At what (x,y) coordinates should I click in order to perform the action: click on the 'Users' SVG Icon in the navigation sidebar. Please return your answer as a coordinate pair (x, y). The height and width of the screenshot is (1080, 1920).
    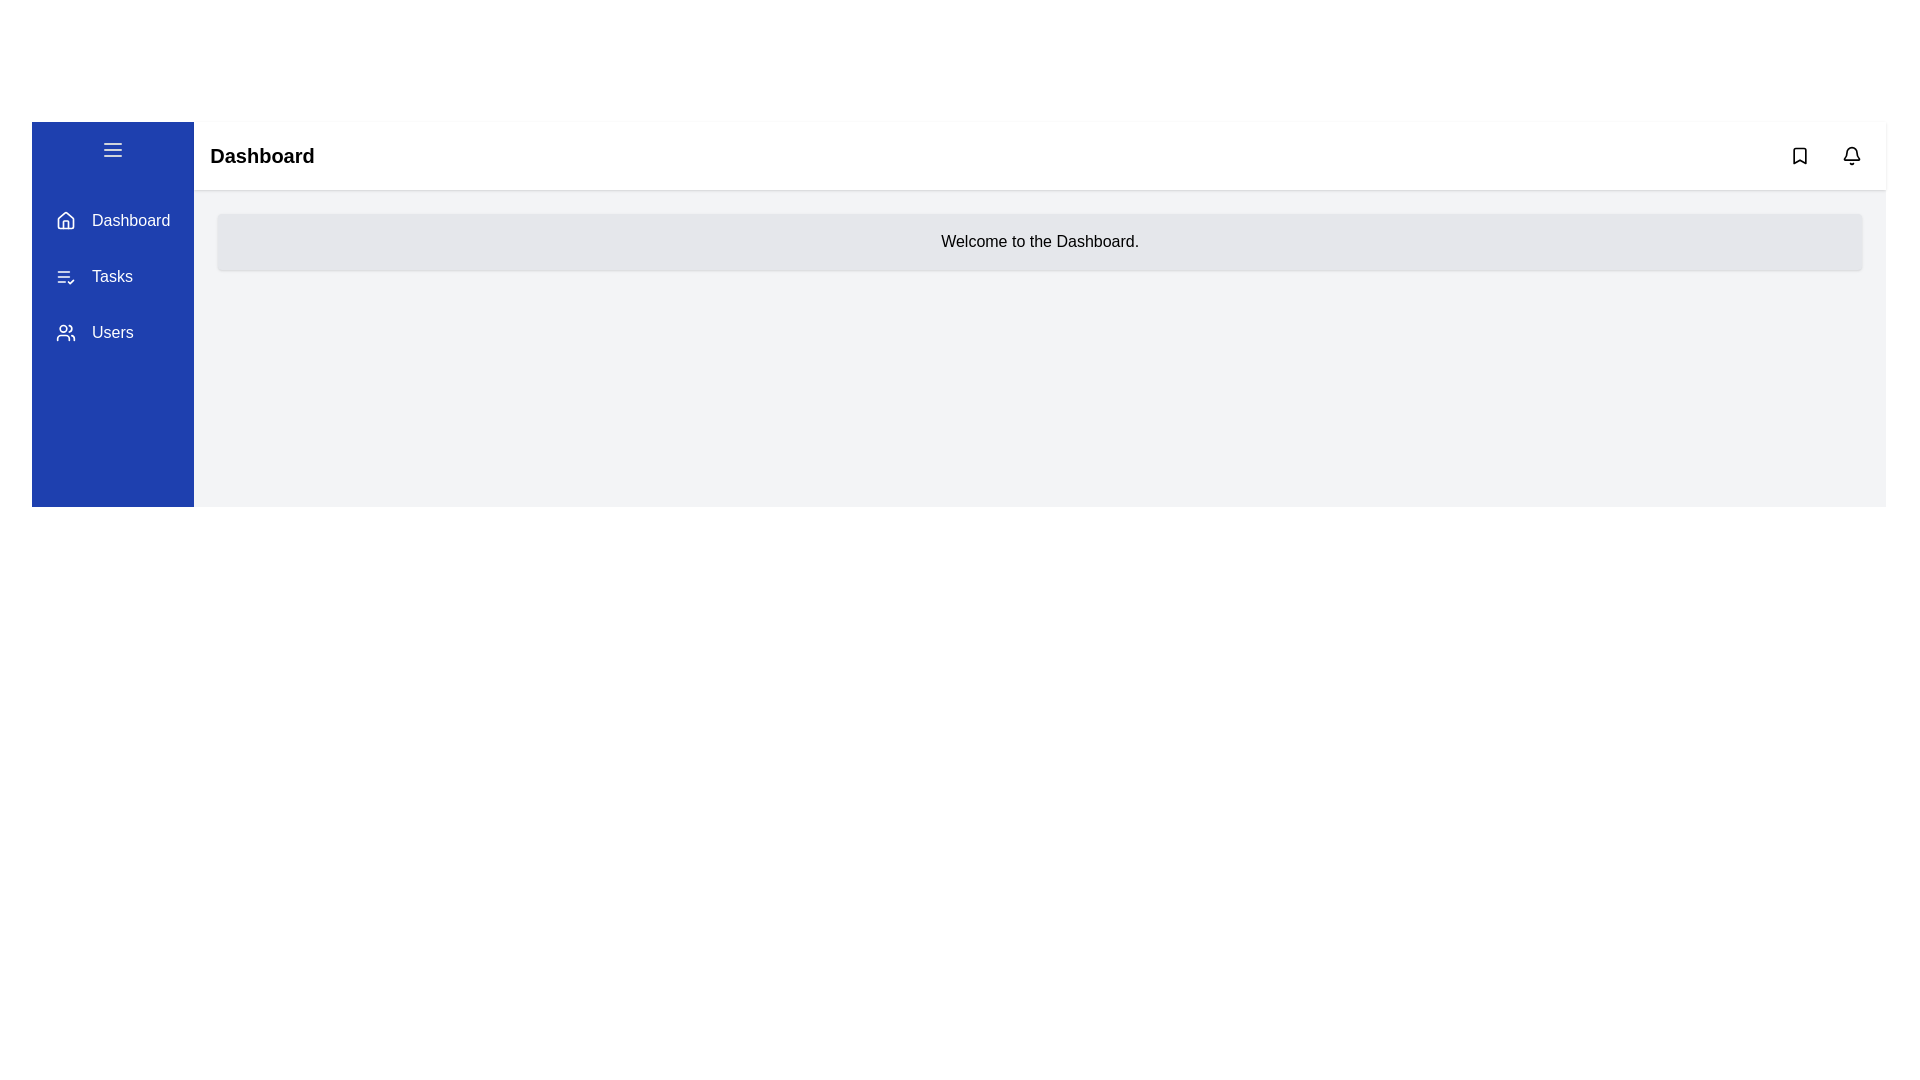
    Looking at the image, I should click on (66, 331).